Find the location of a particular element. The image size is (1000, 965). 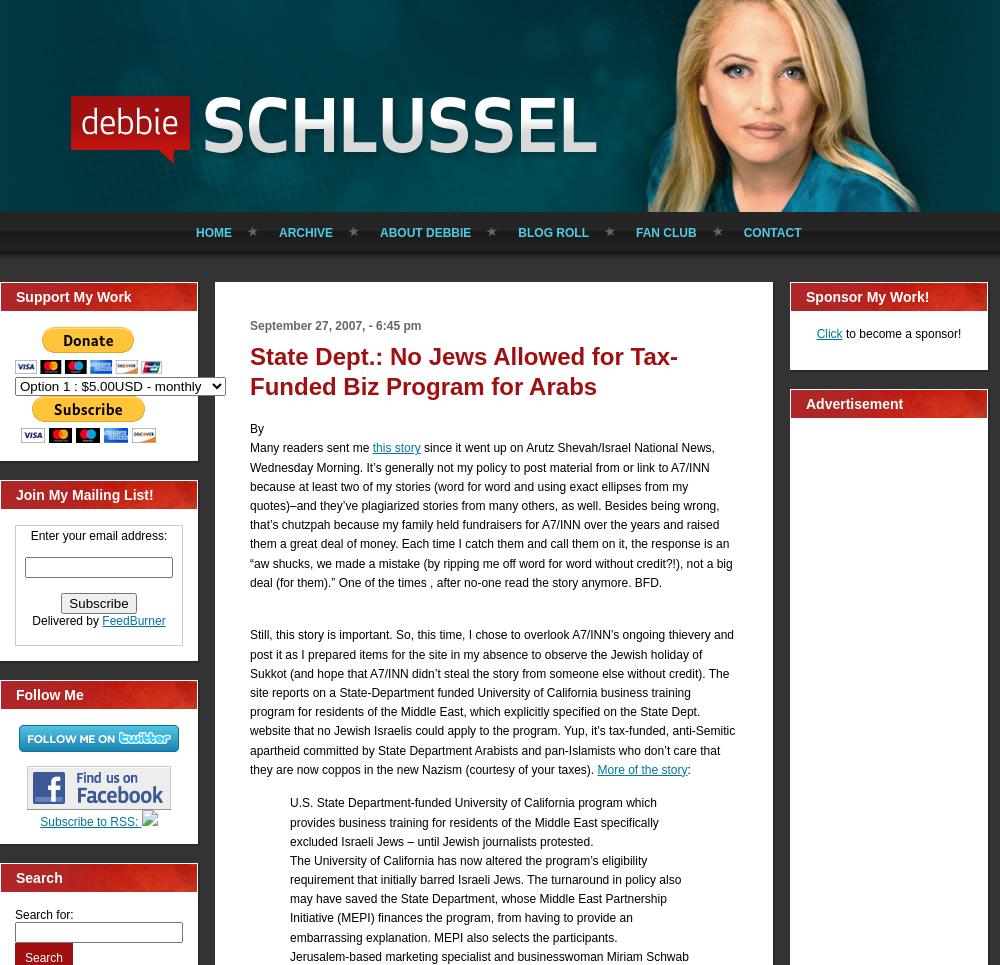

'Home' is located at coordinates (195, 232).